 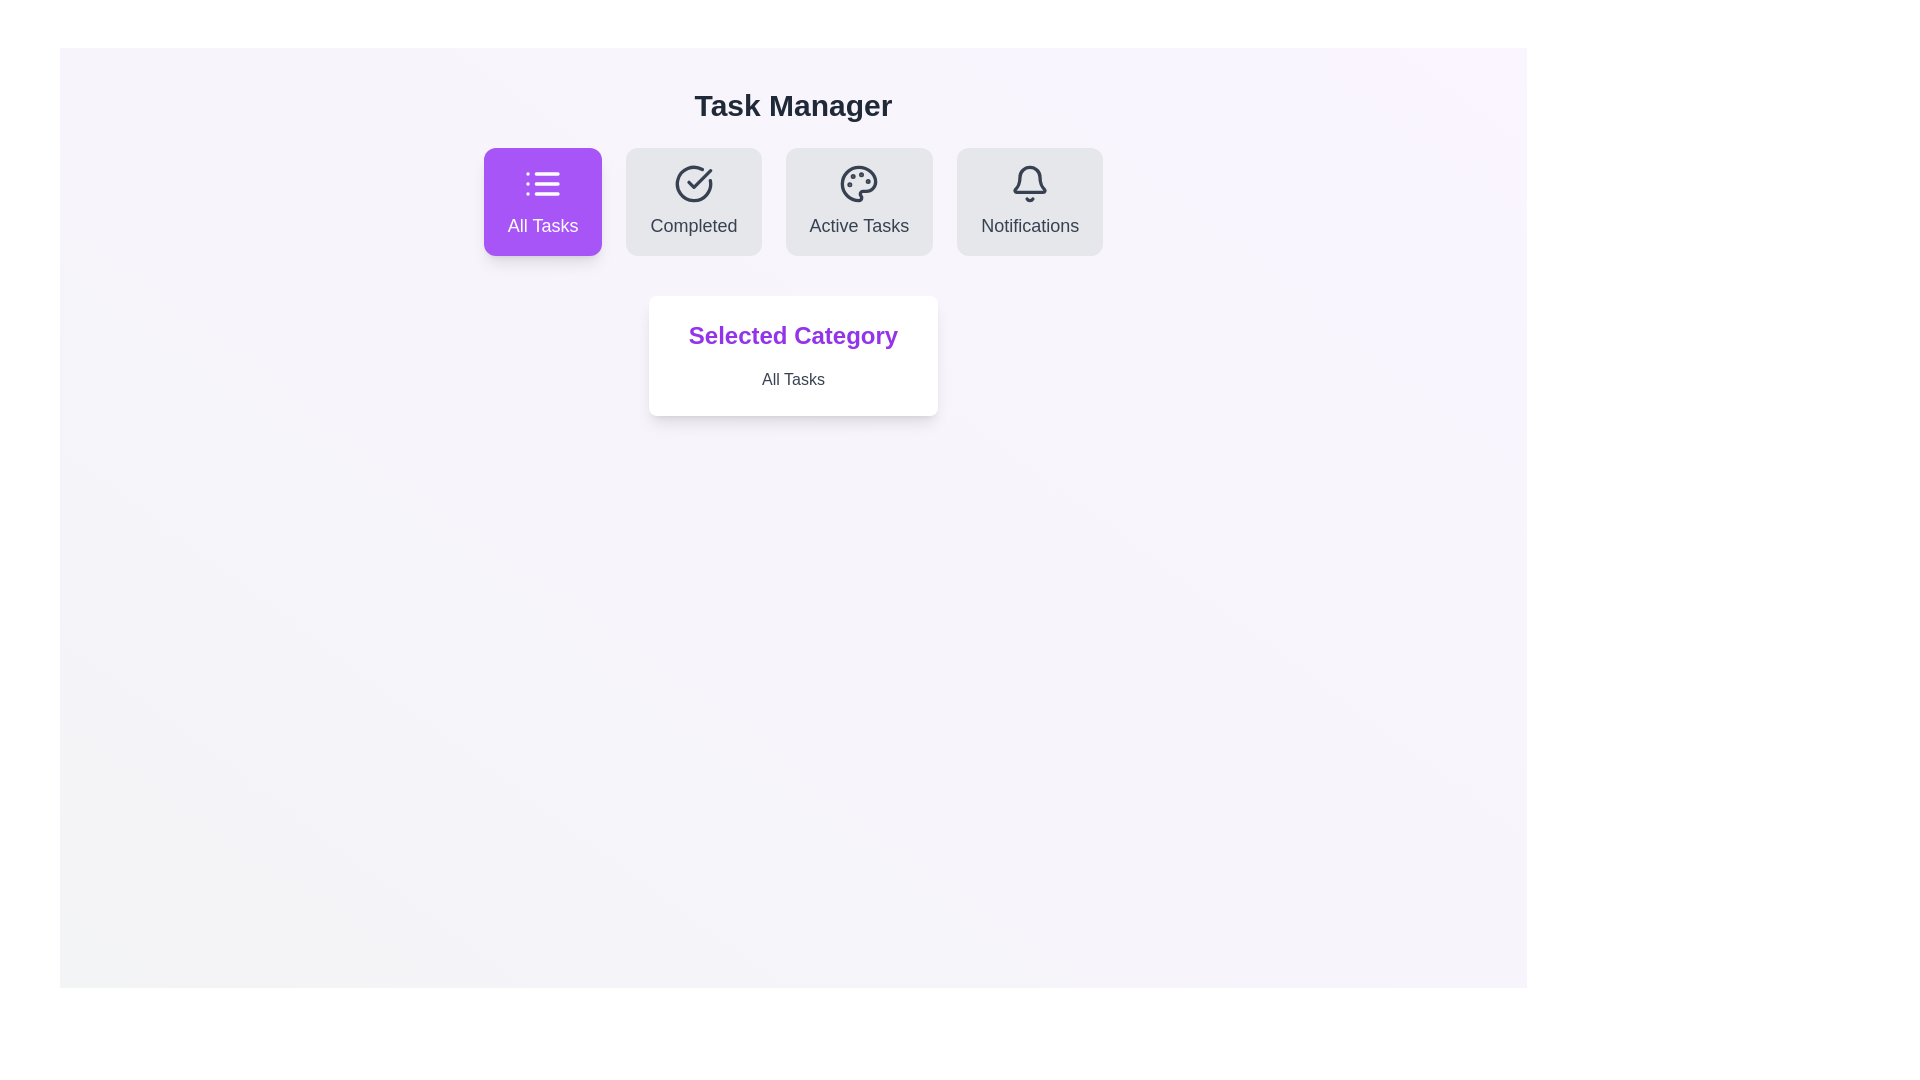 I want to click on the category button labeled All Tasks, so click(x=543, y=201).